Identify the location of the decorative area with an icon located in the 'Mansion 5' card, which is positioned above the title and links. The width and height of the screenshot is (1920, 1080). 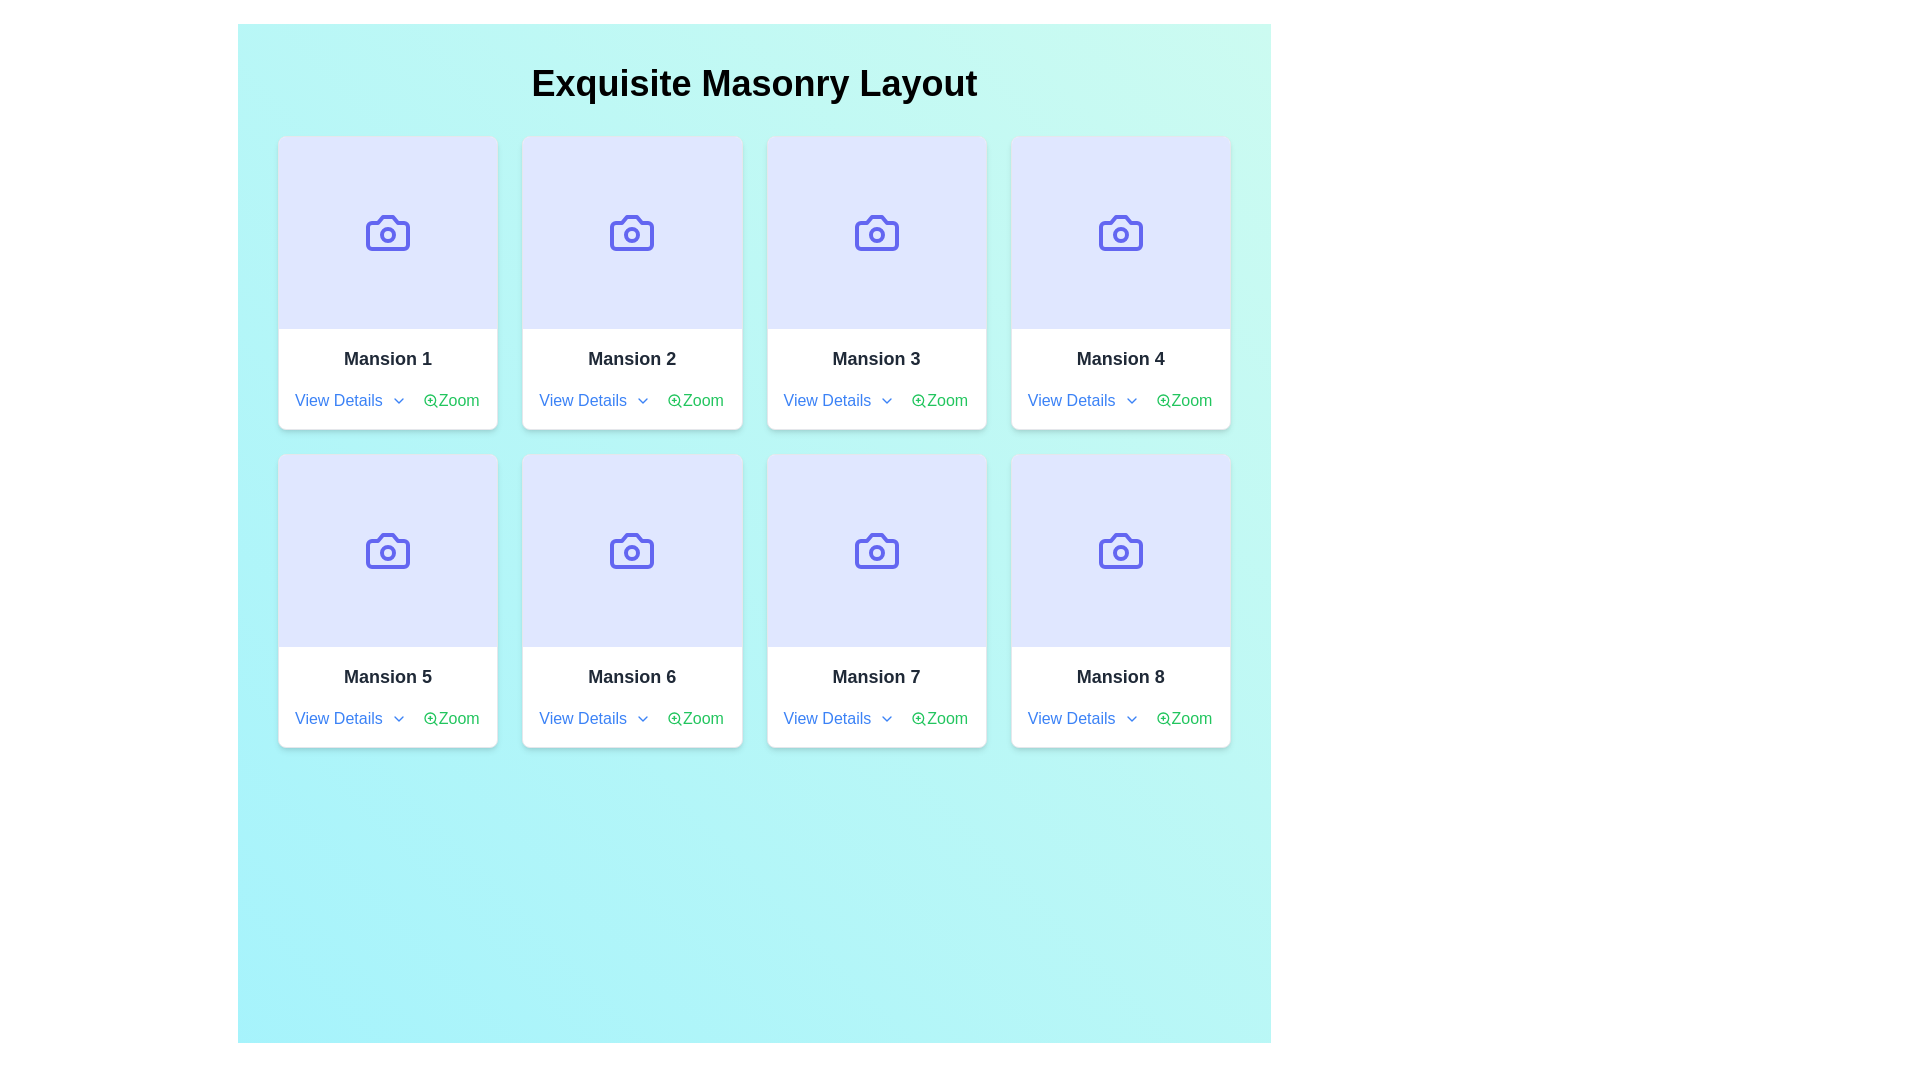
(388, 551).